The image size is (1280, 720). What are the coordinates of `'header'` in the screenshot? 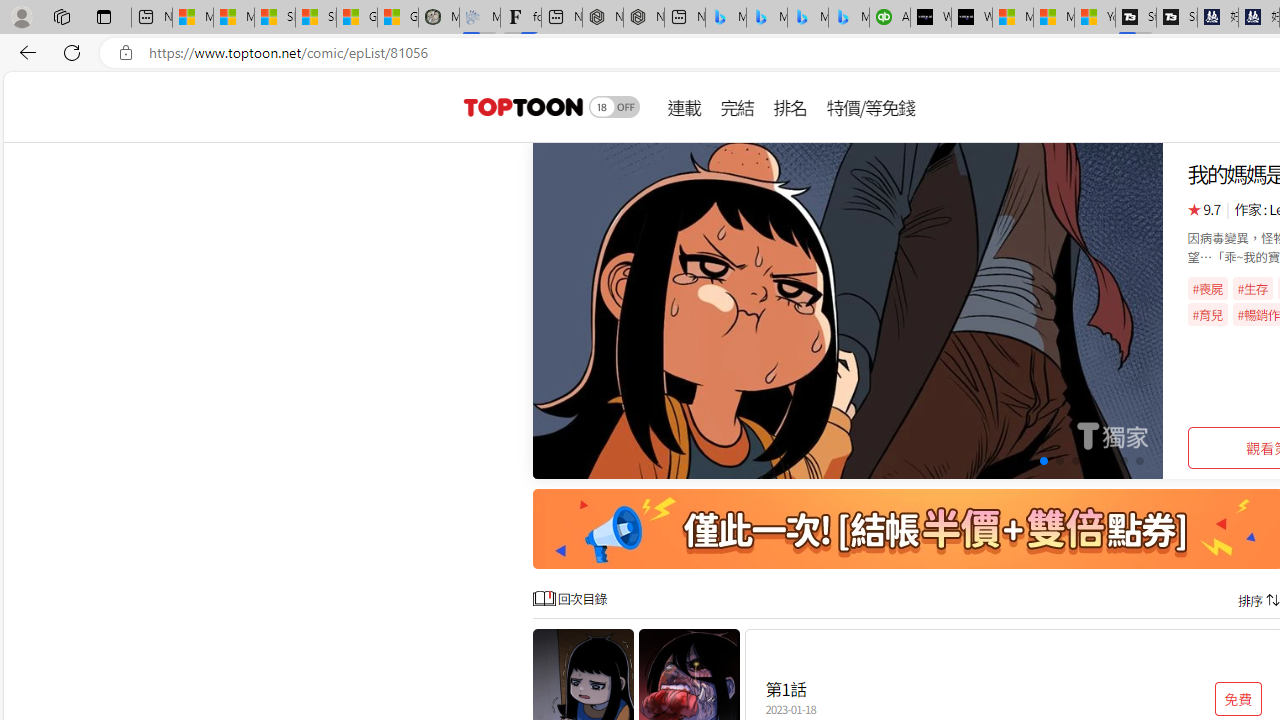 It's located at (520, 106).